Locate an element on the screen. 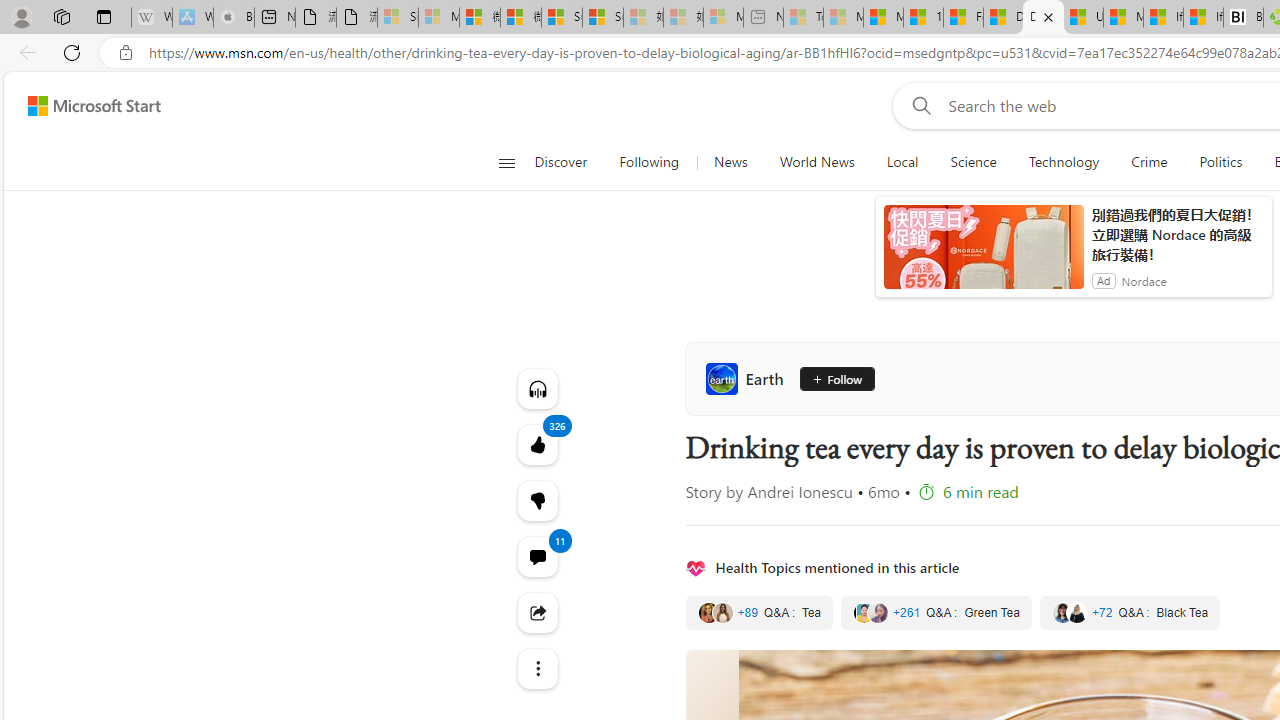  'Earth' is located at coordinates (747, 379).